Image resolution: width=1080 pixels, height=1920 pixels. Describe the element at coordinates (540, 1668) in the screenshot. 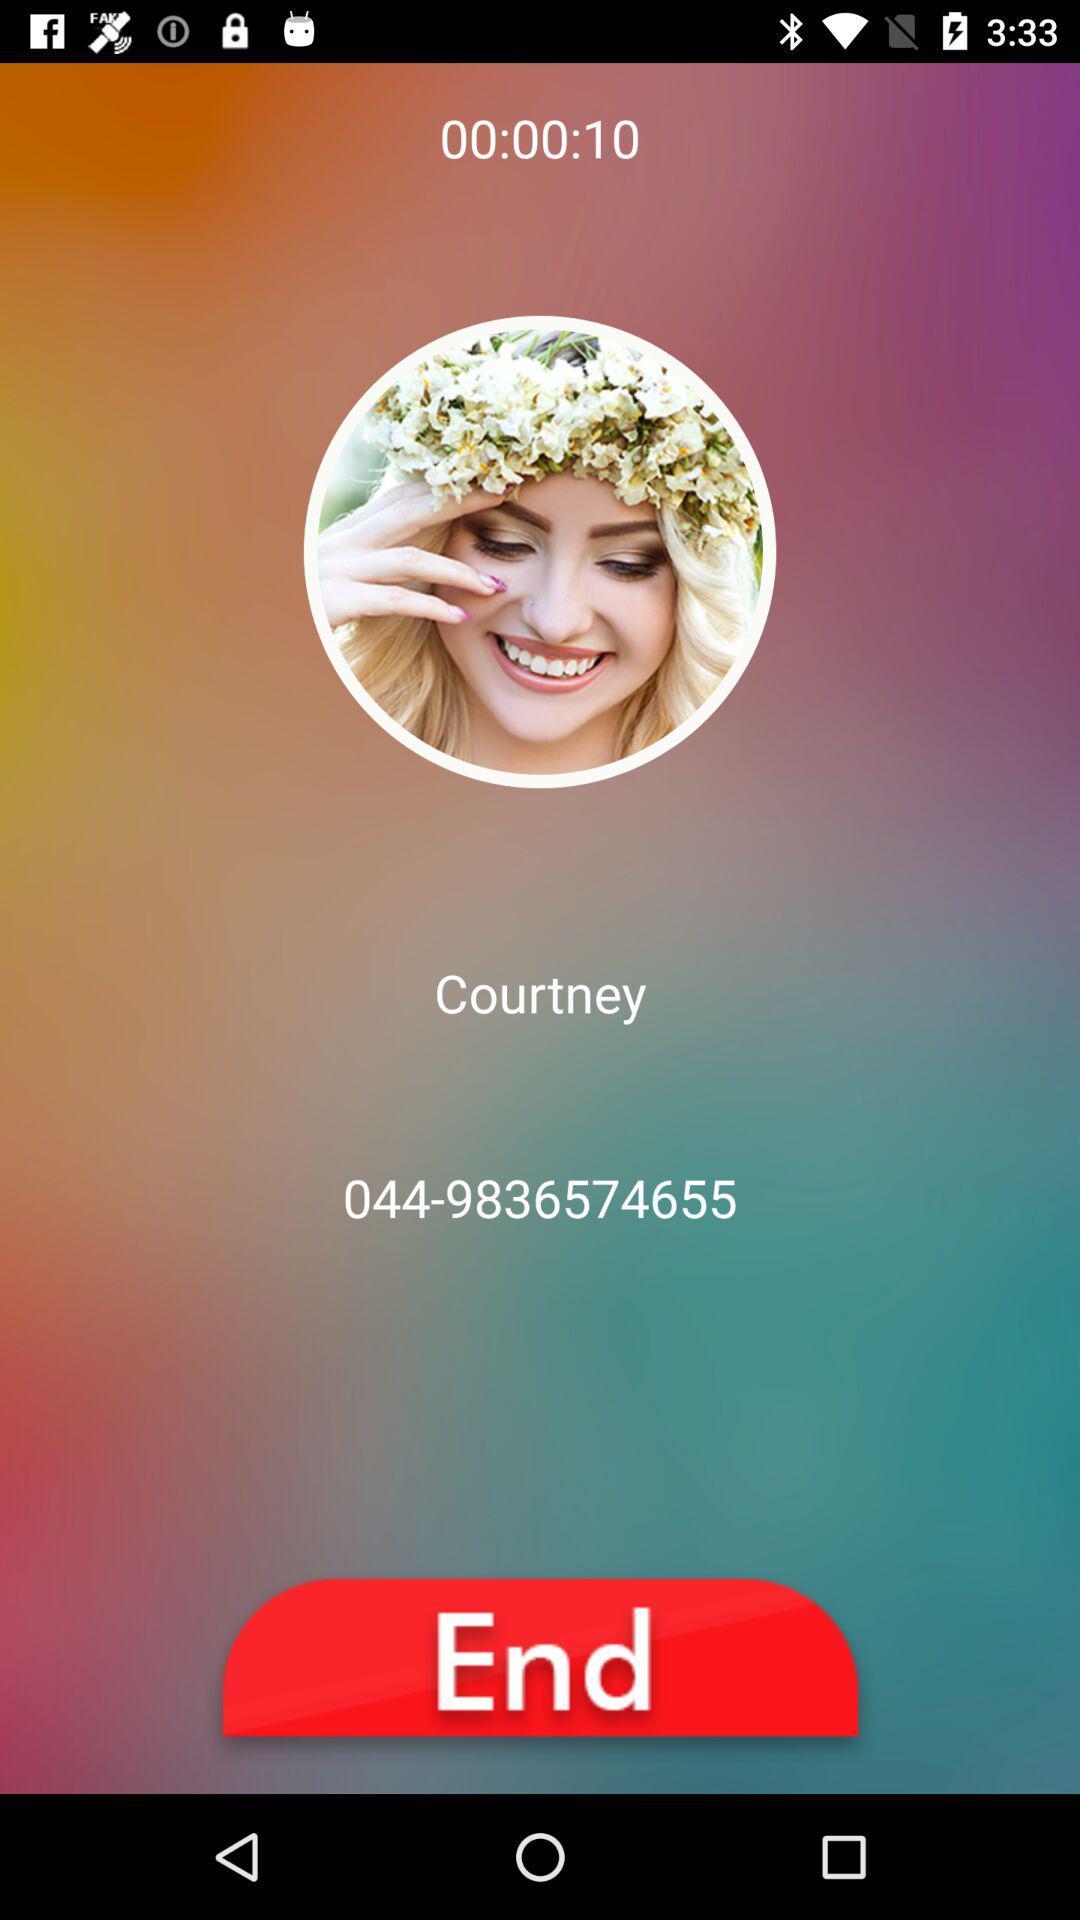

I see `the icon below the 044-9836574655` at that location.